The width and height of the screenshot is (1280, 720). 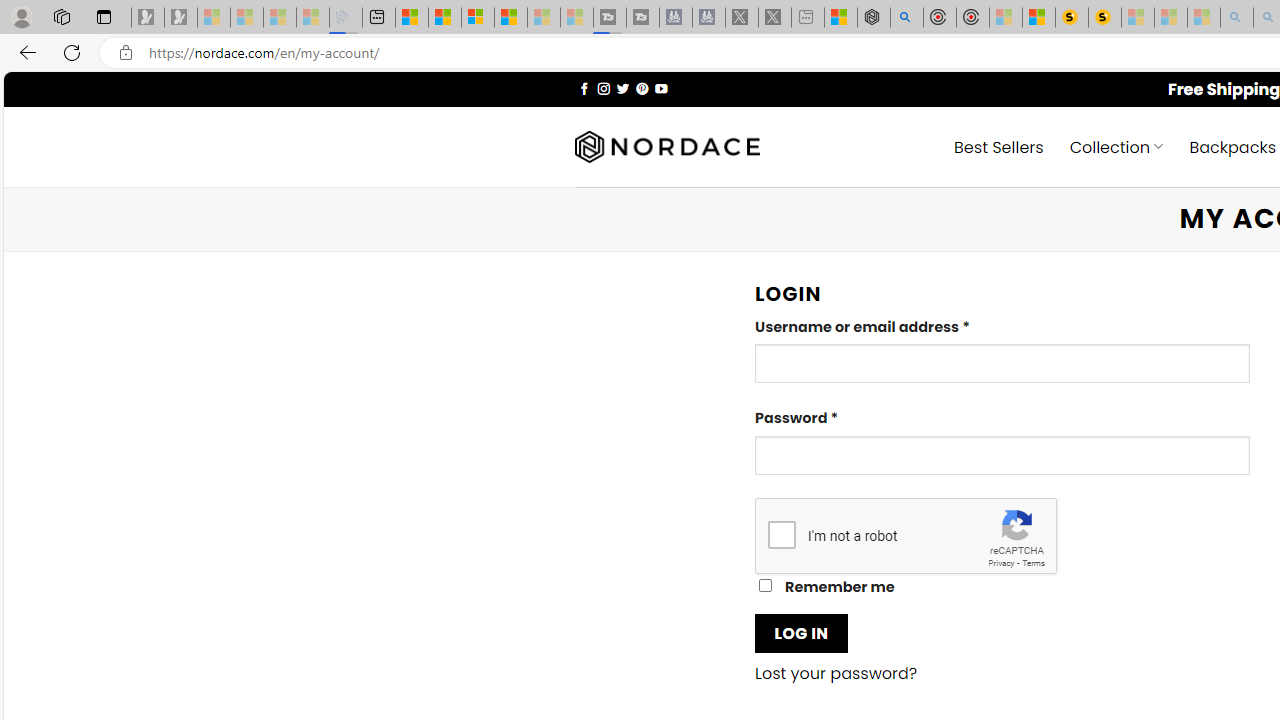 What do you see at coordinates (602, 87) in the screenshot?
I see `'Follow on Instagram'` at bounding box center [602, 87].